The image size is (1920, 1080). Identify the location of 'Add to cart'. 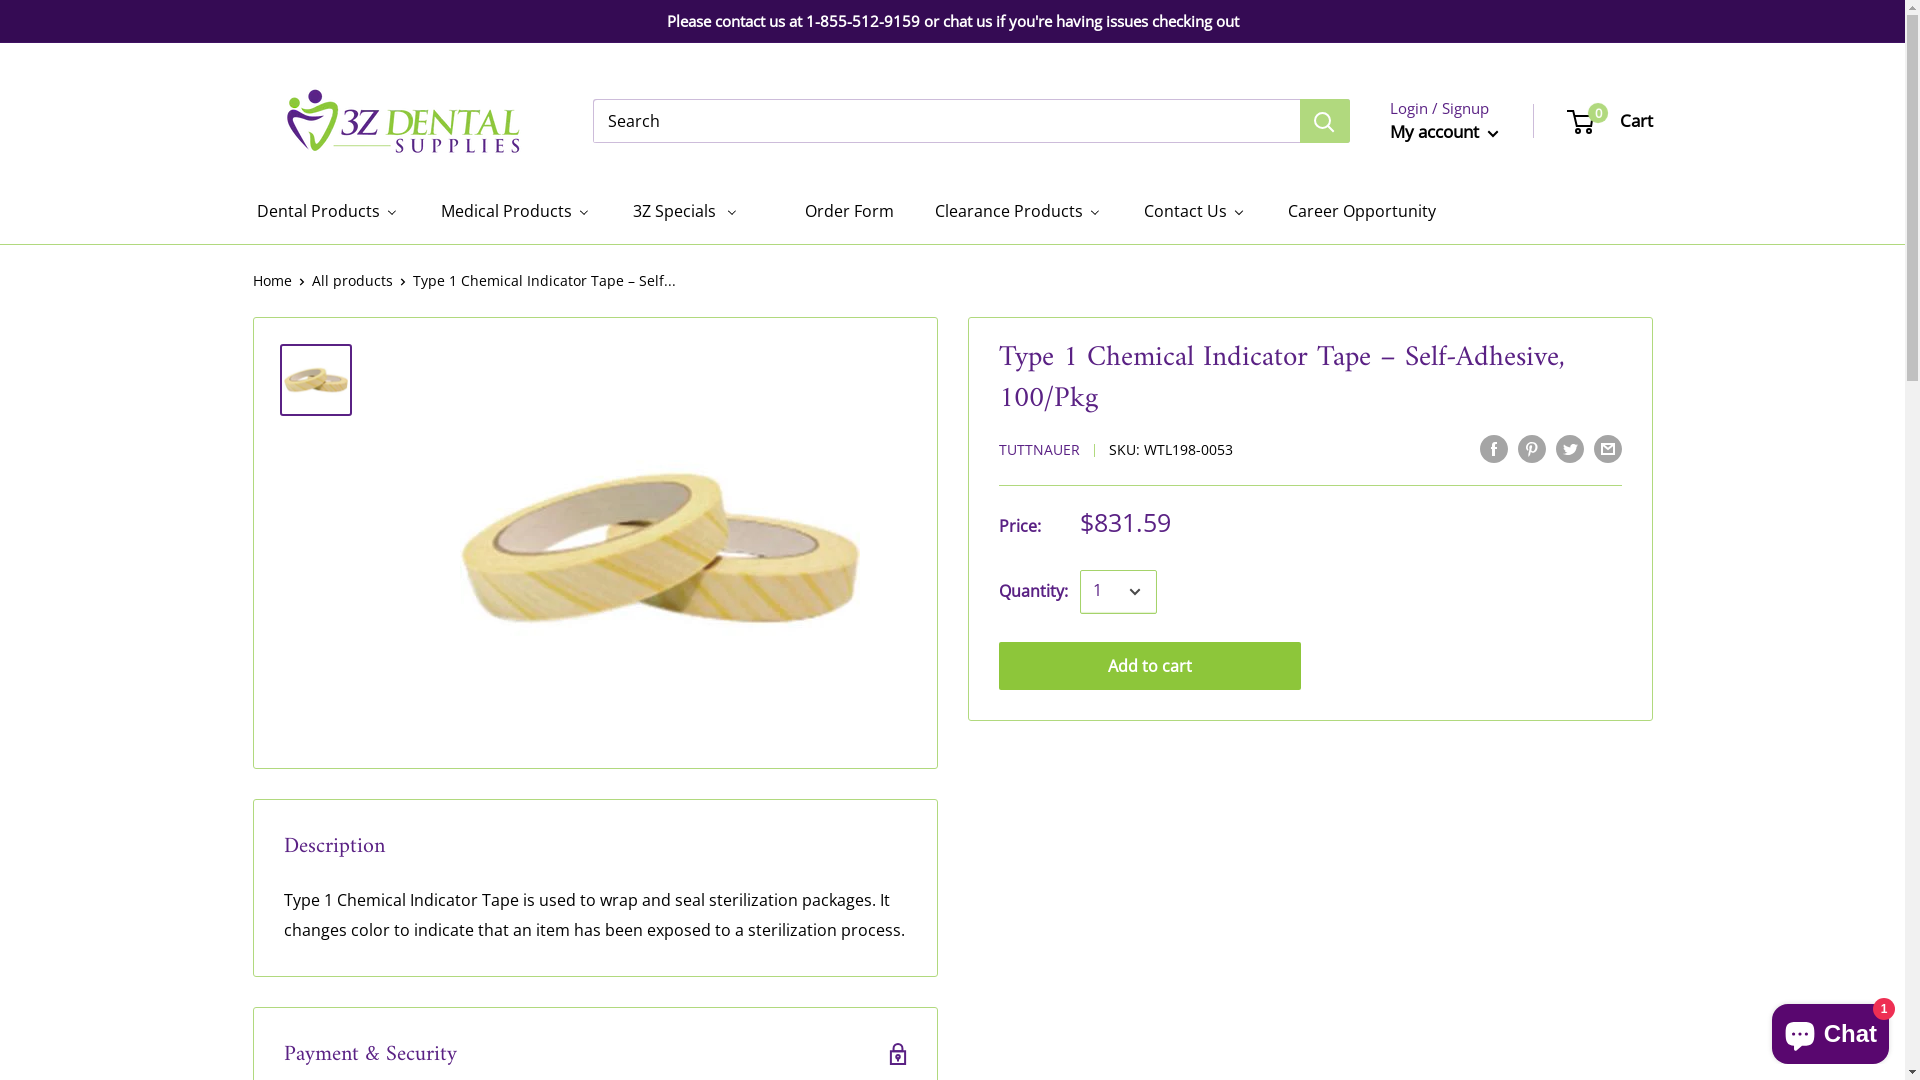
(1149, 666).